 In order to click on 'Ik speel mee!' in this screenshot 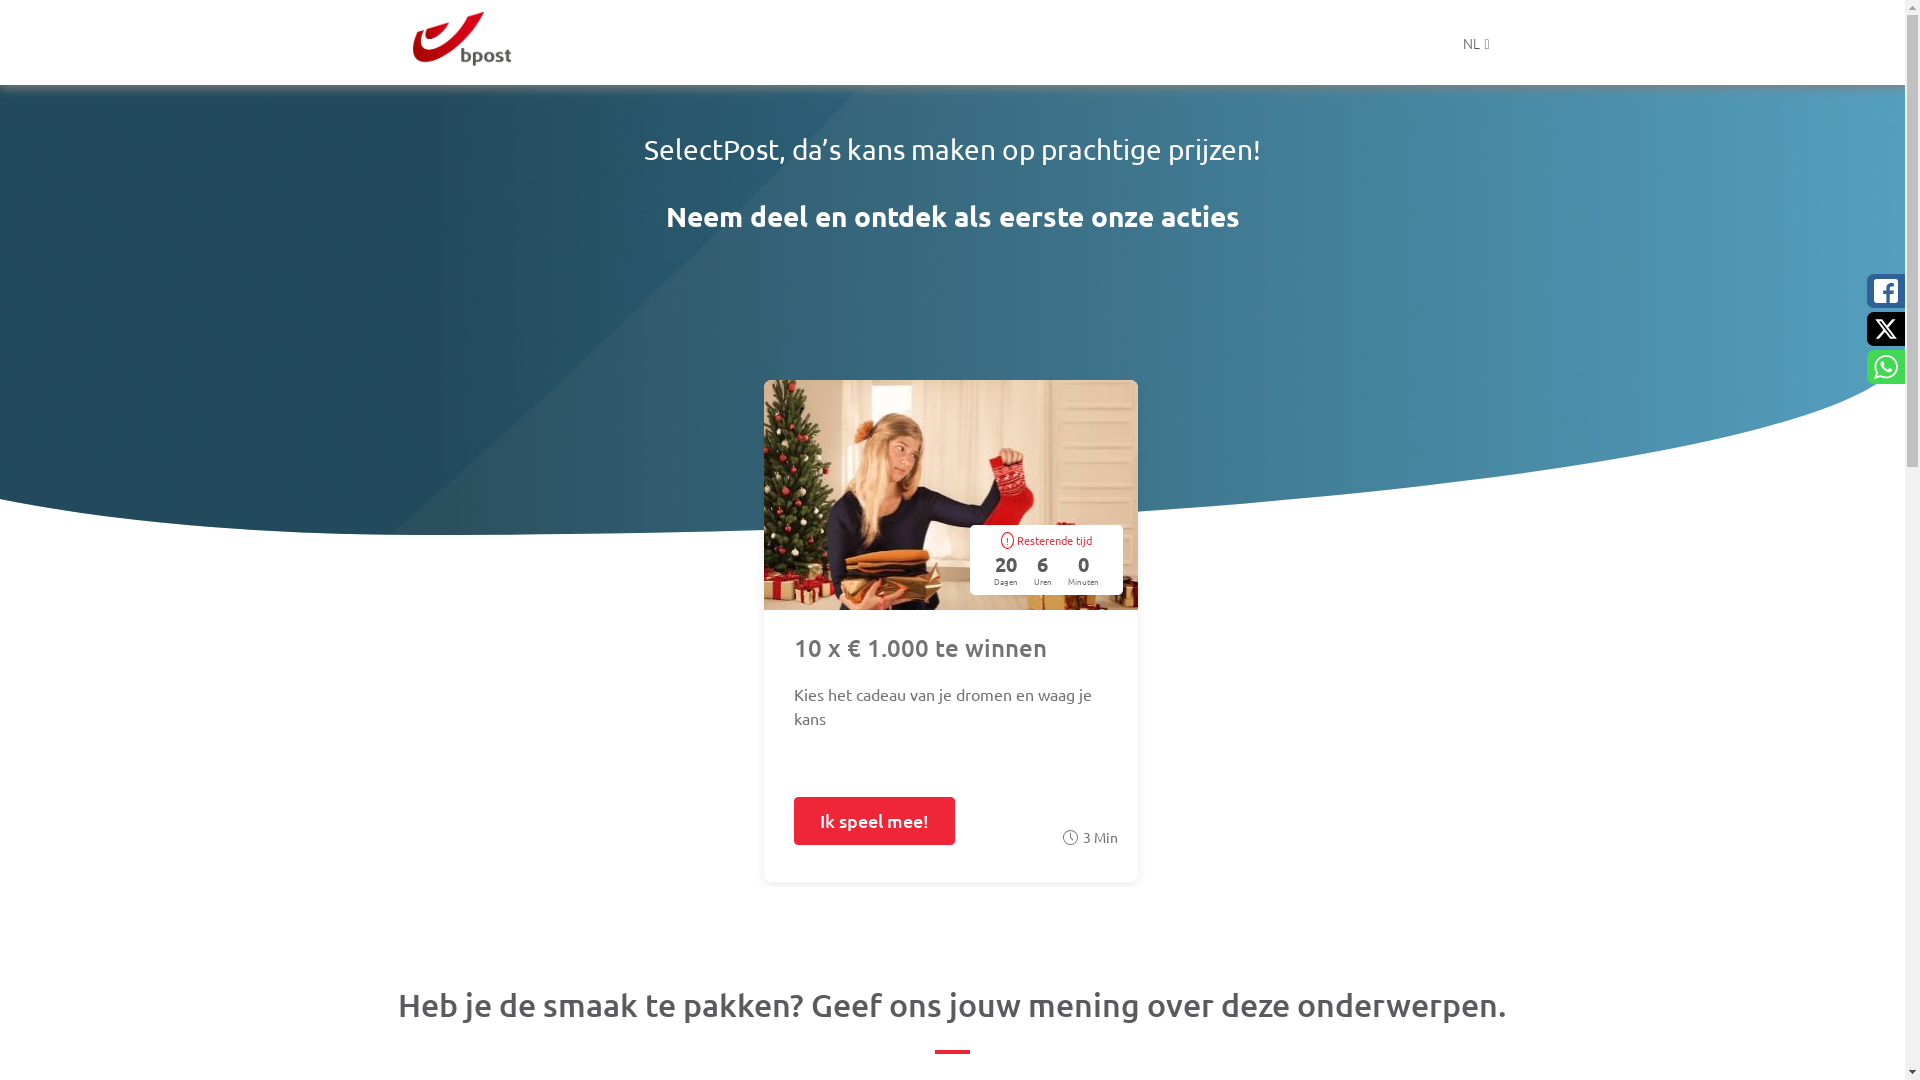, I will do `click(792, 821)`.